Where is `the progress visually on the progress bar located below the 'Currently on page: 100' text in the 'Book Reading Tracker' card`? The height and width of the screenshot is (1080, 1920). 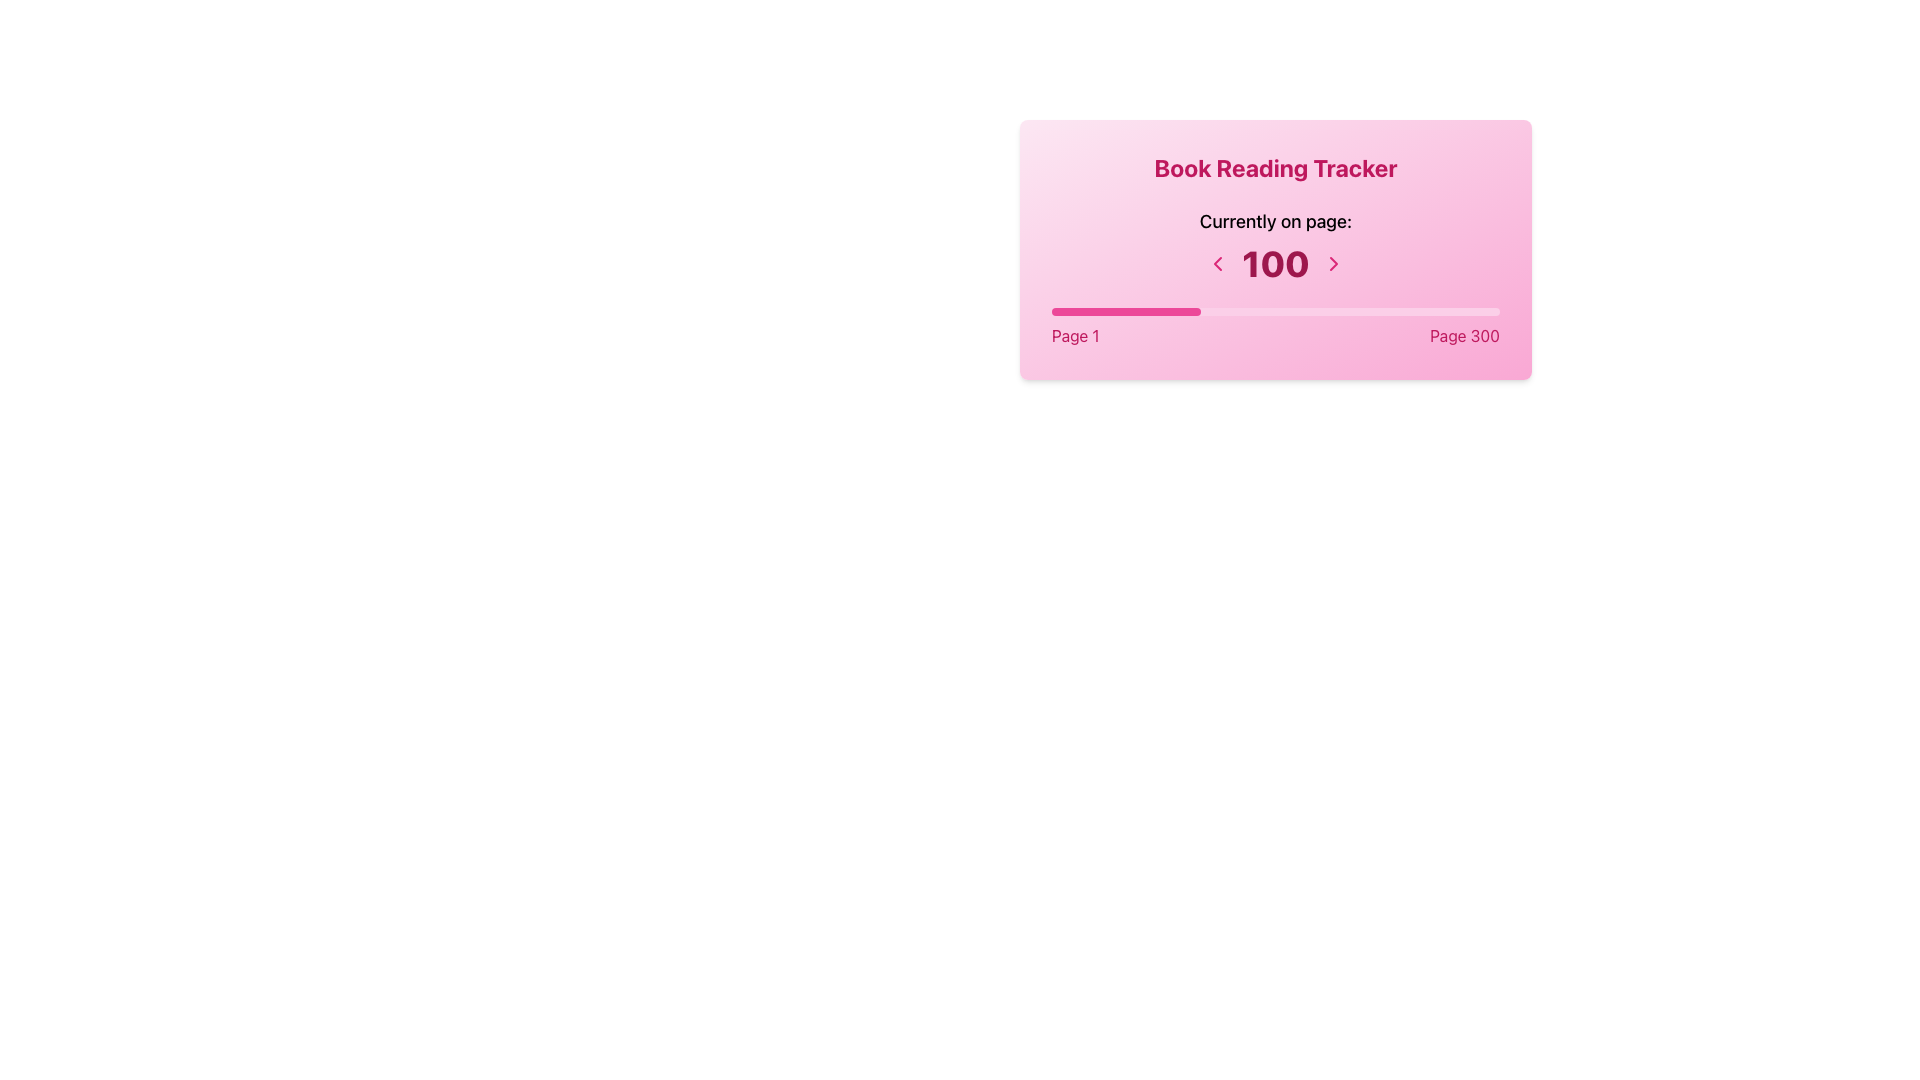 the progress visually on the progress bar located below the 'Currently on page: 100' text in the 'Book Reading Tracker' card is located at coordinates (1275, 312).